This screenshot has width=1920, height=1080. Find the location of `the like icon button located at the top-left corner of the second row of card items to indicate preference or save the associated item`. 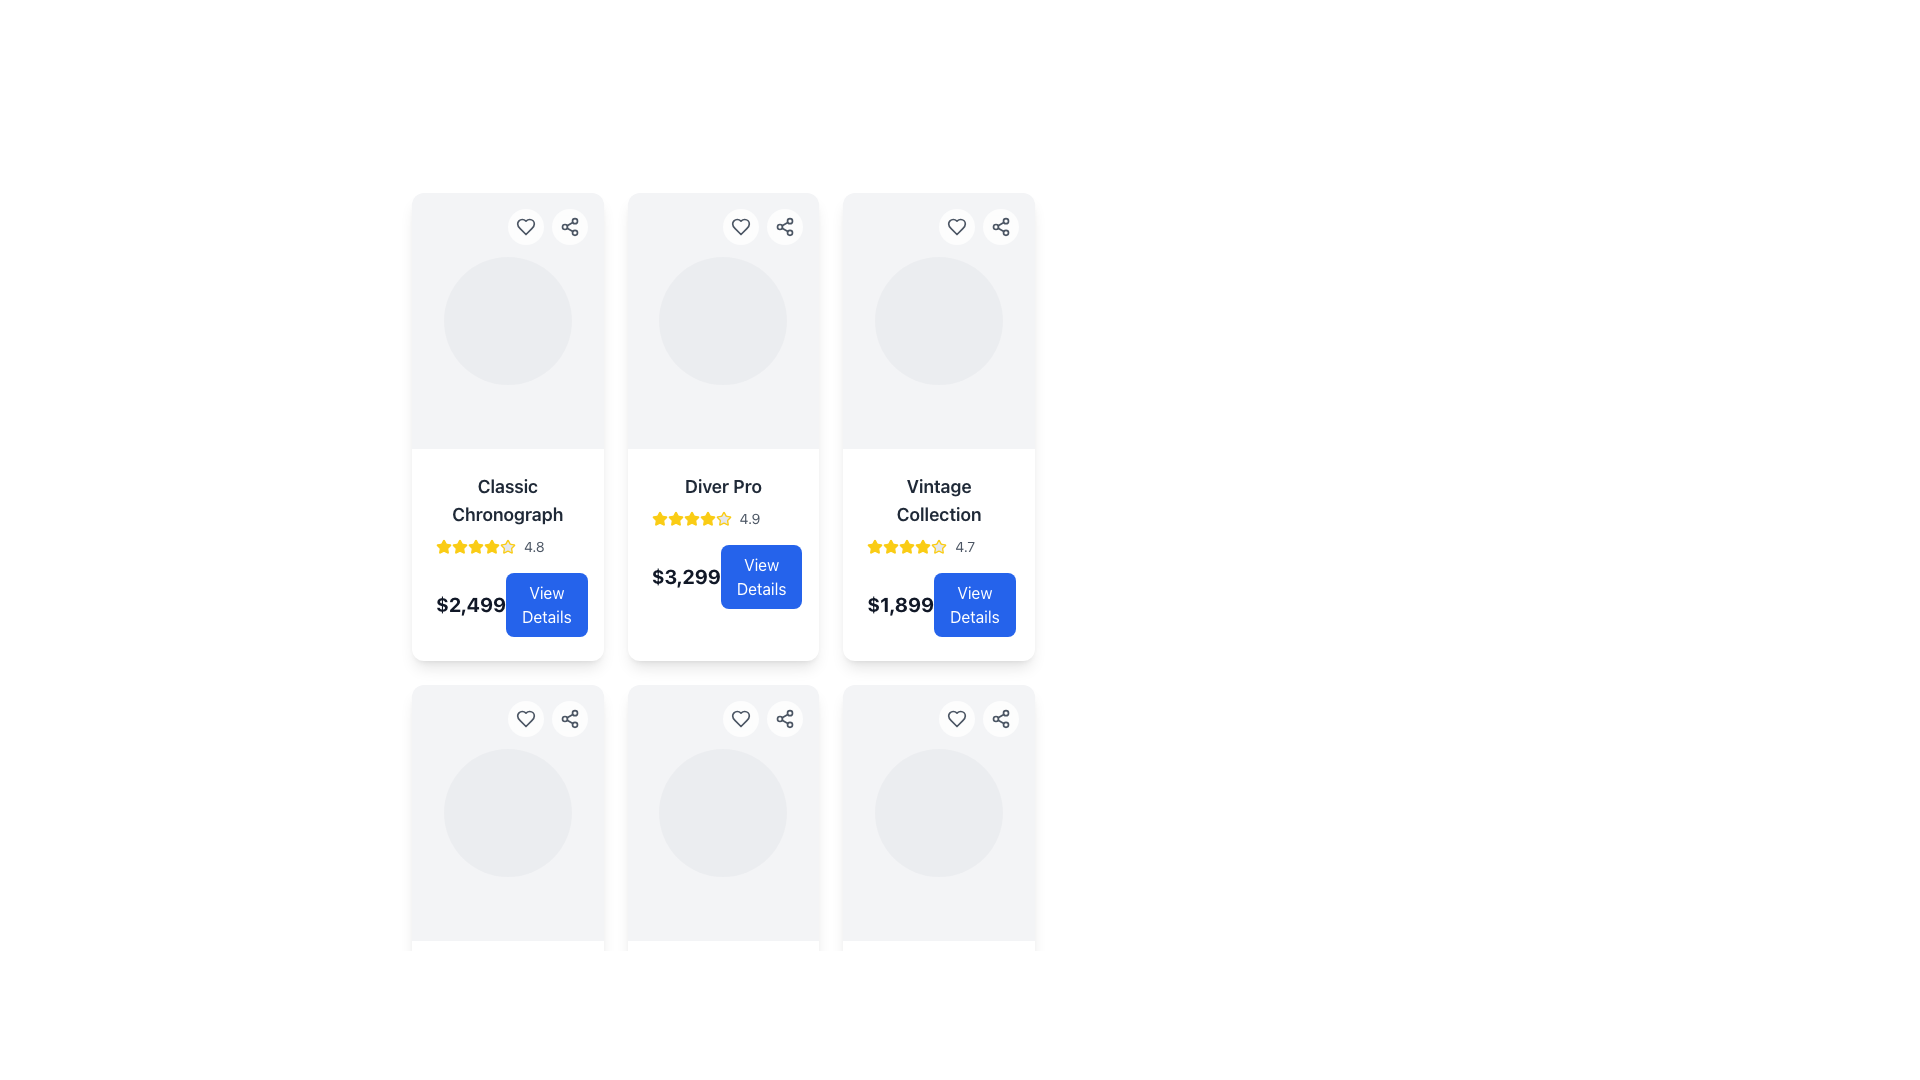

the like icon button located at the top-left corner of the second row of card items to indicate preference or save the associated item is located at coordinates (739, 717).